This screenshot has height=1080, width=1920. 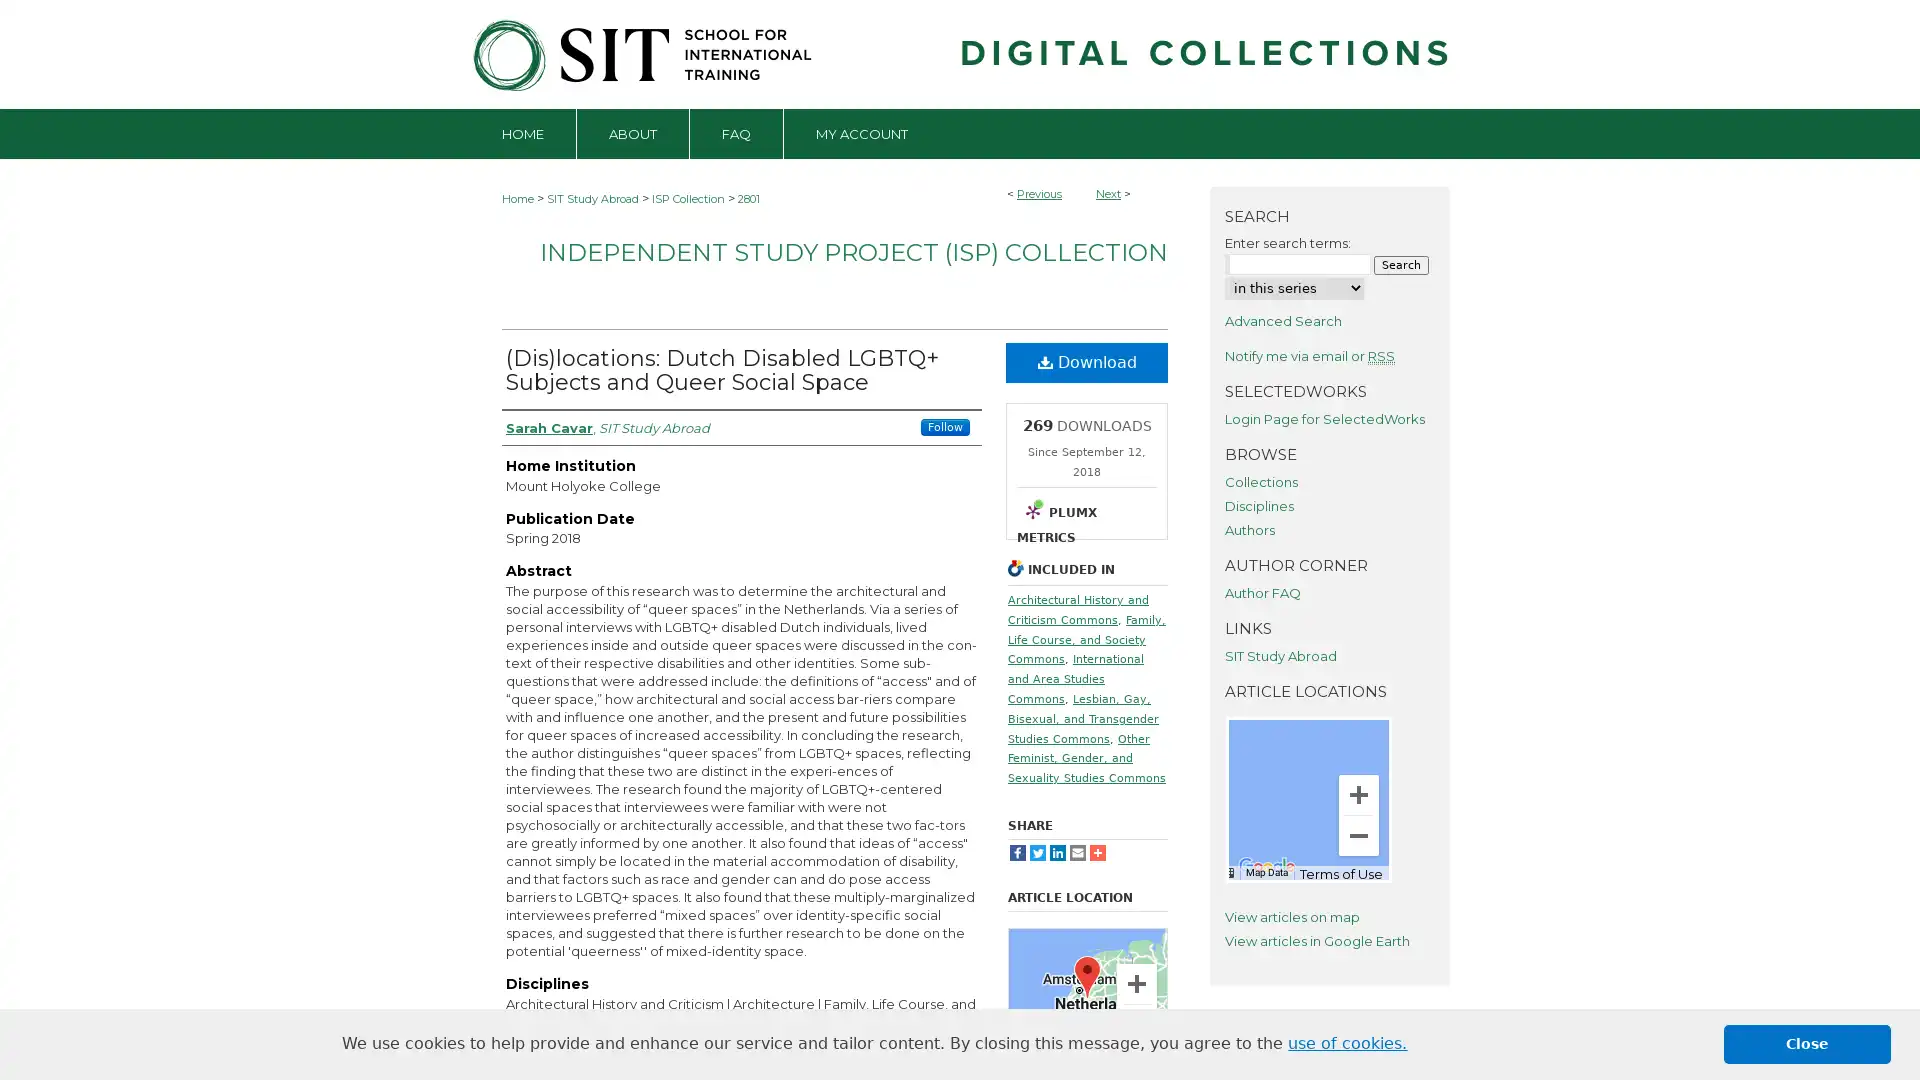 What do you see at coordinates (1266, 870) in the screenshot?
I see `Map Data` at bounding box center [1266, 870].